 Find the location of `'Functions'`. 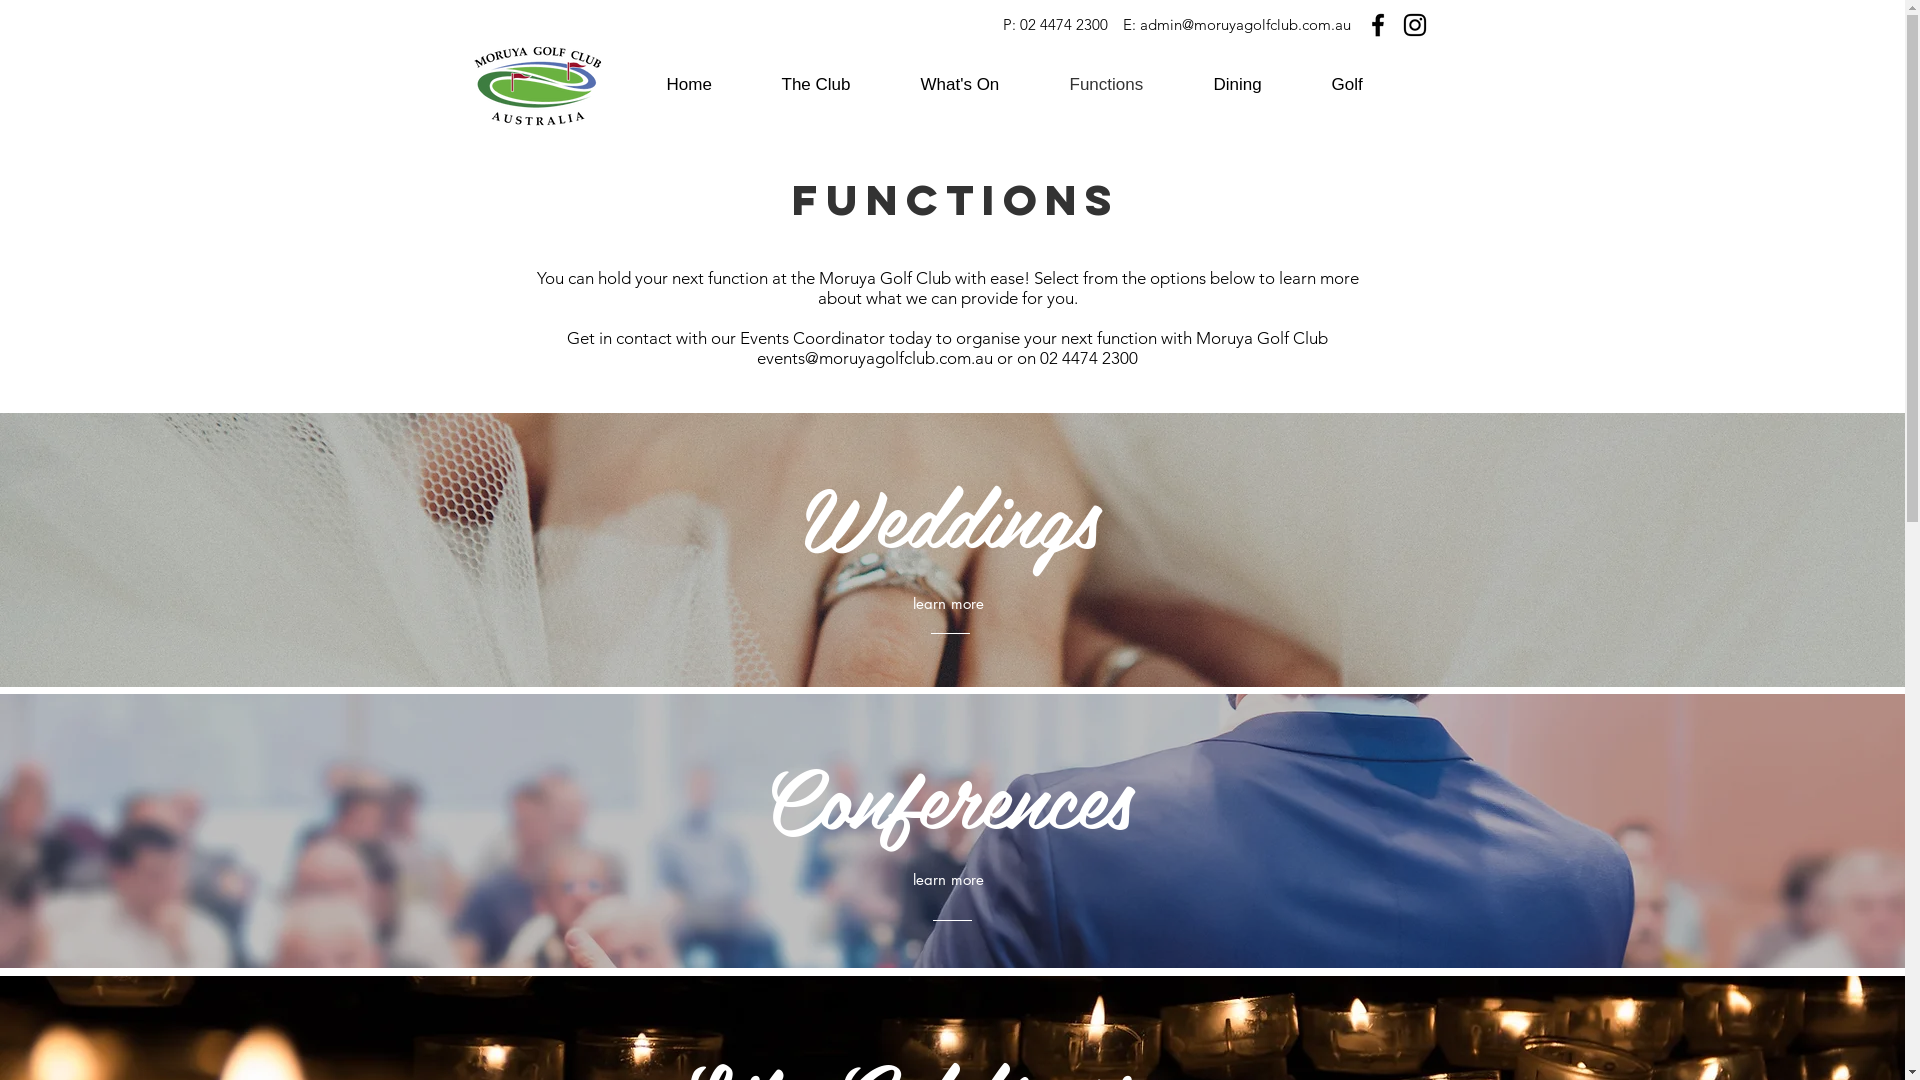

'Functions' is located at coordinates (1126, 83).